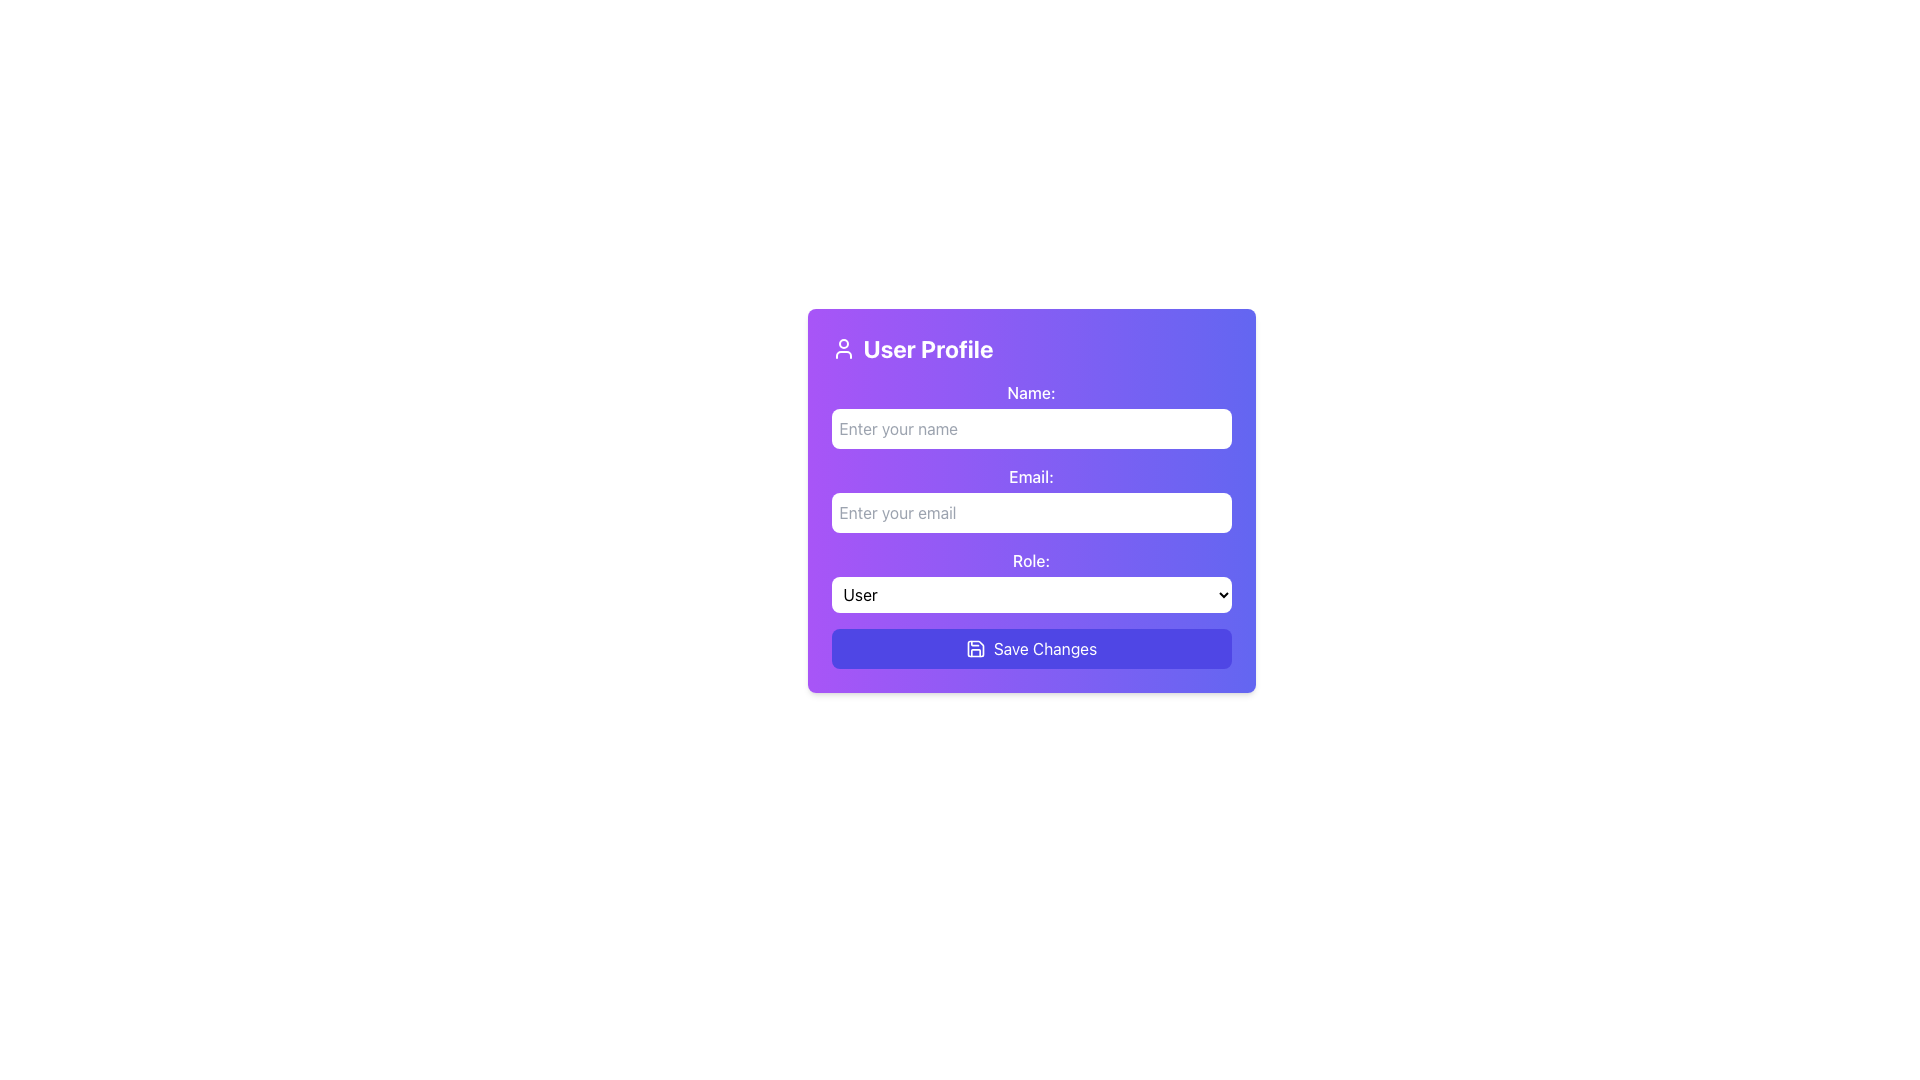 Image resolution: width=1920 pixels, height=1080 pixels. I want to click on the text label displaying 'Role:' in white font, which is located above the dropdown input field labeled 'User' in the 'User Profile' section, so click(1031, 560).